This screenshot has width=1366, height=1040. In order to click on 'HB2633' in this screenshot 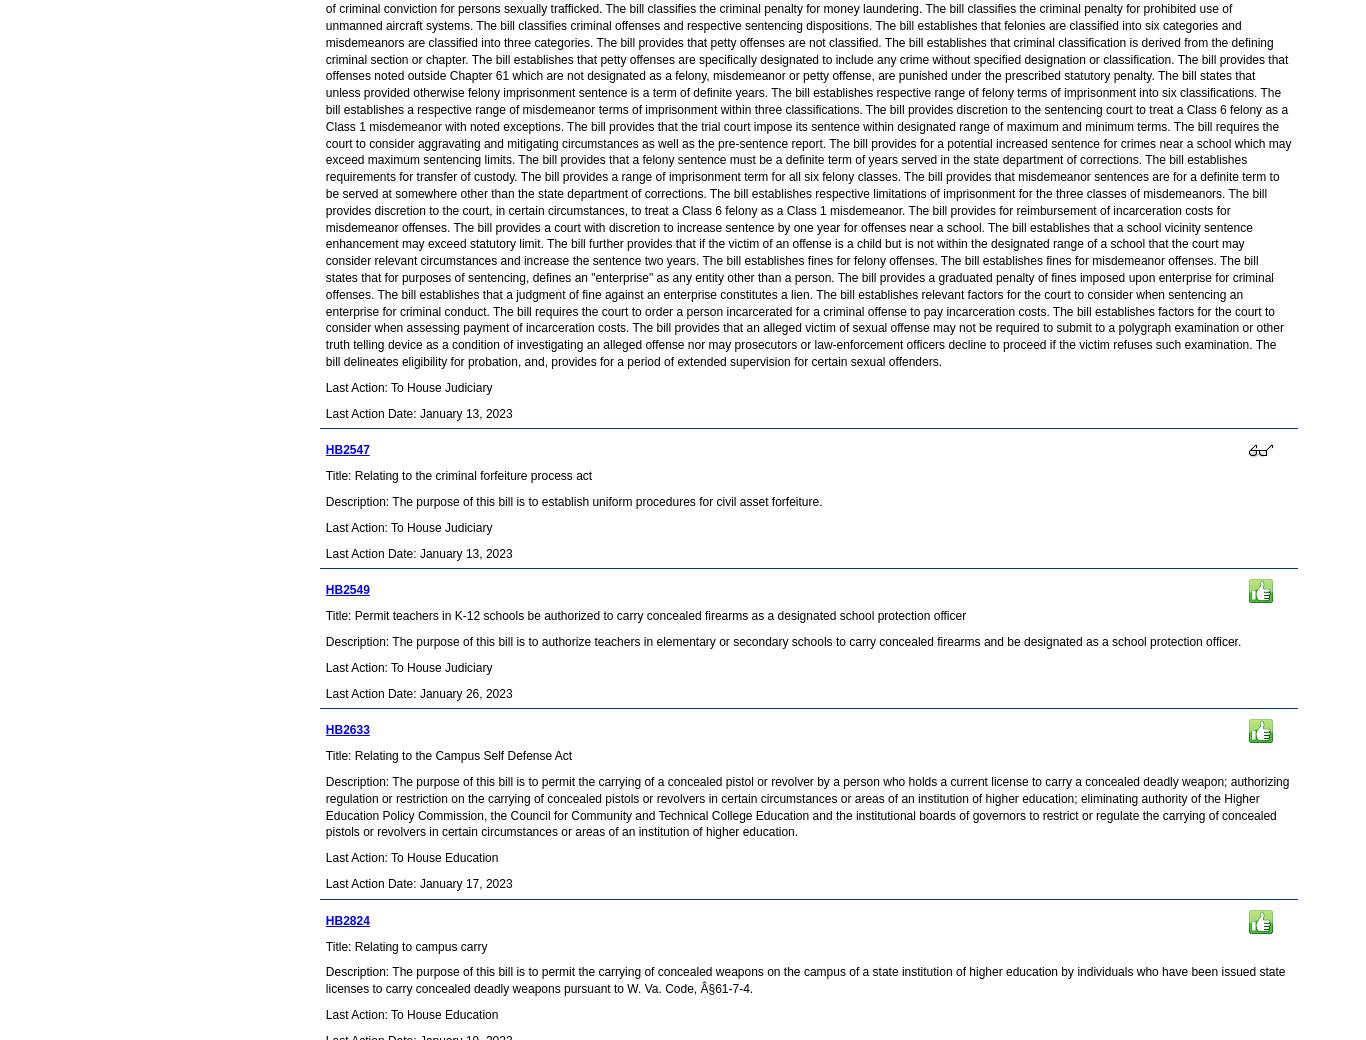, I will do `click(324, 729)`.